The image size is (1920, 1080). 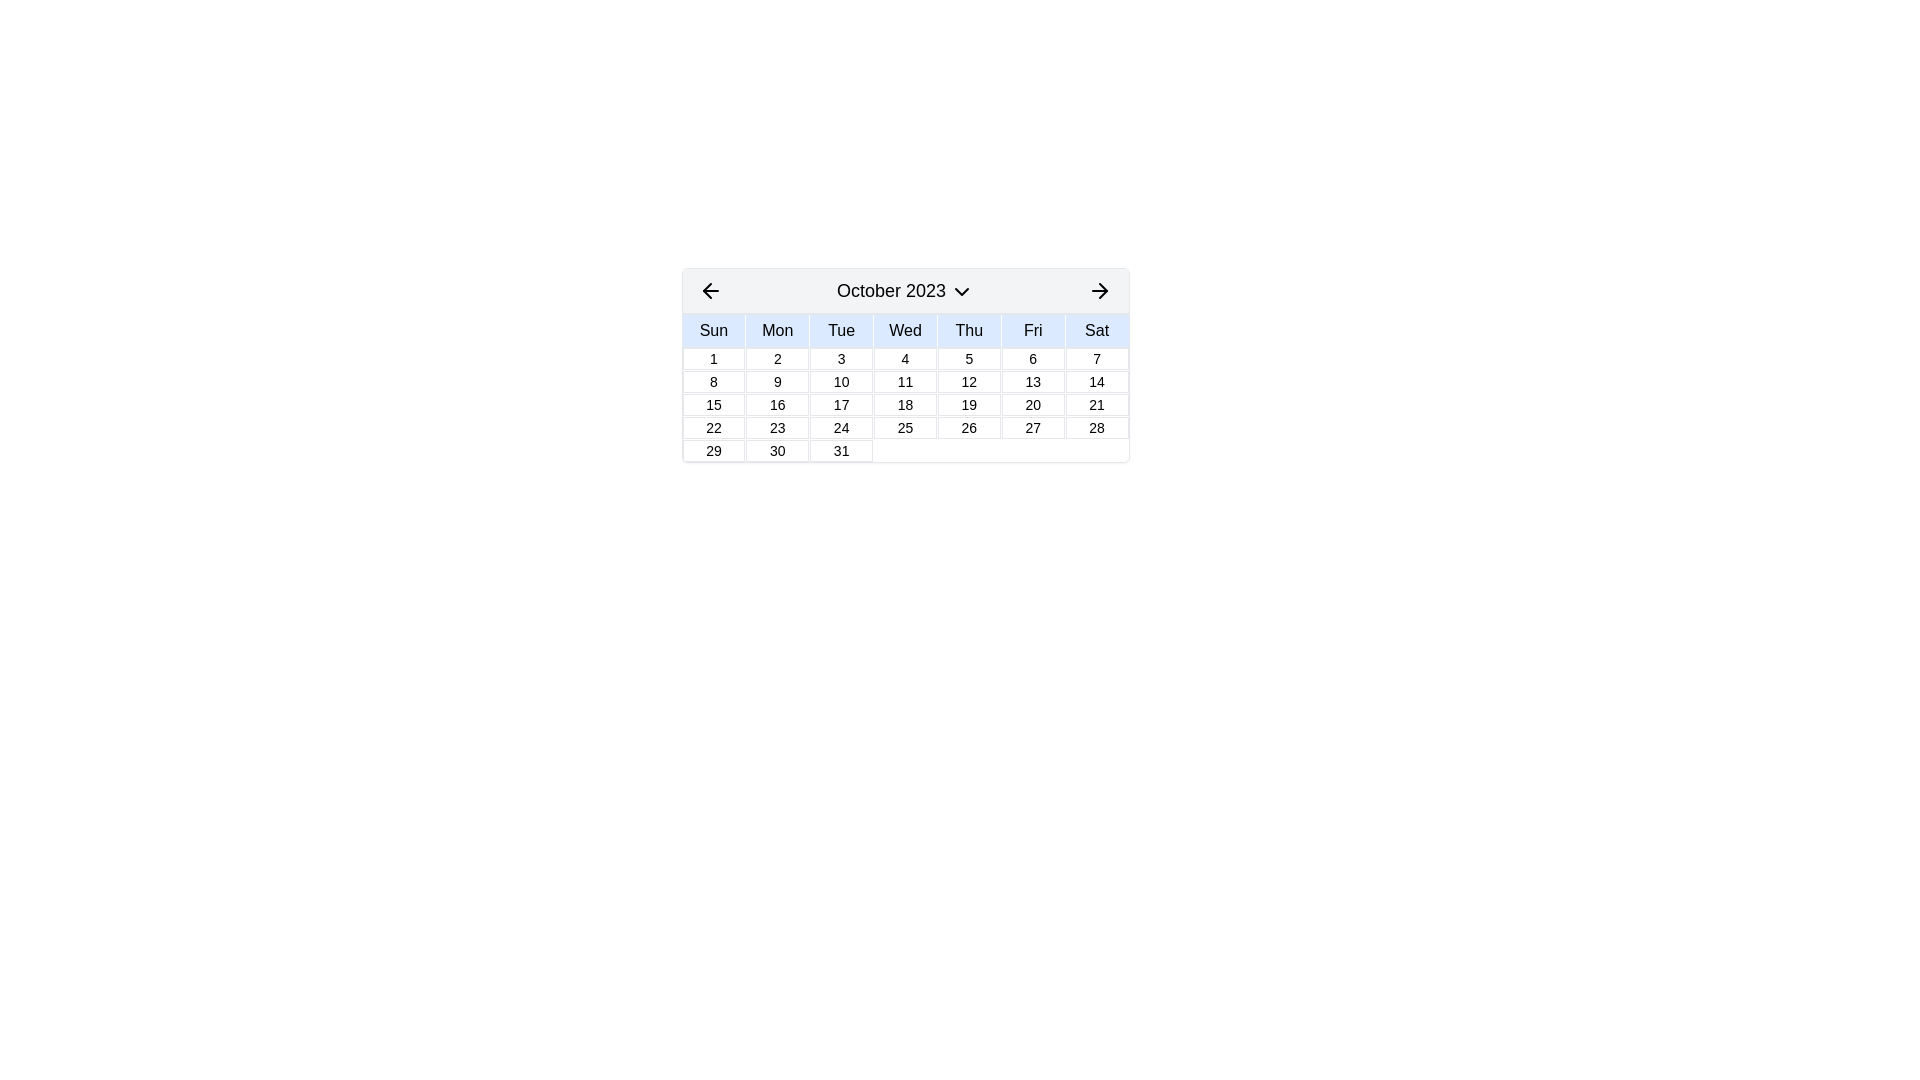 I want to click on the text element displaying the number '31' located in the sixth row under the 'Tue' column of the calendar grid, so click(x=841, y=451).